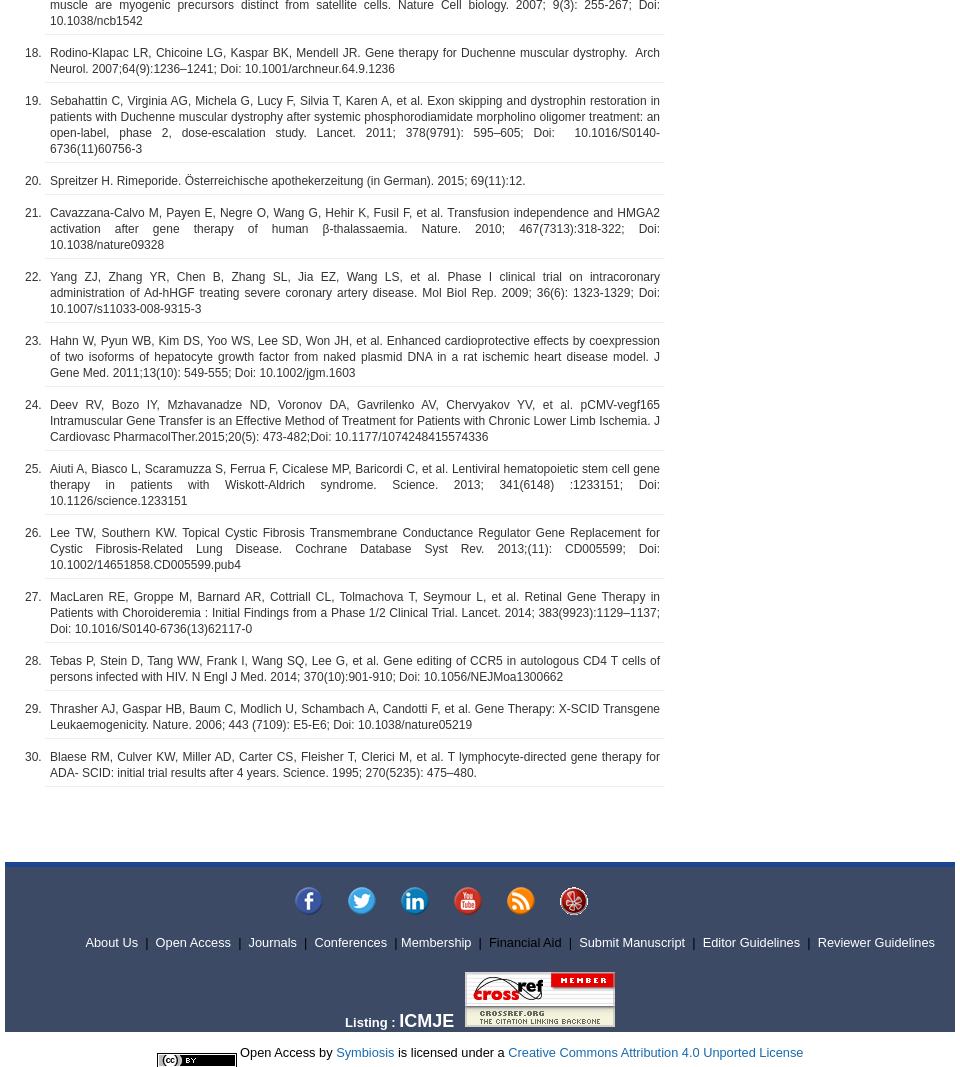 This screenshot has height=1067, width=960. What do you see at coordinates (355, 60) in the screenshot?
I see `'Rodino-Klapac  LR, Chicoine LG, Kaspar BK, Mendell JR. Gene therapy for  Duchenne muscular dystrophy.  Arch Neurol.  2007;64(9):1236–1241; Doi: 10.1001/archneur.64.9.1236'` at bounding box center [355, 60].